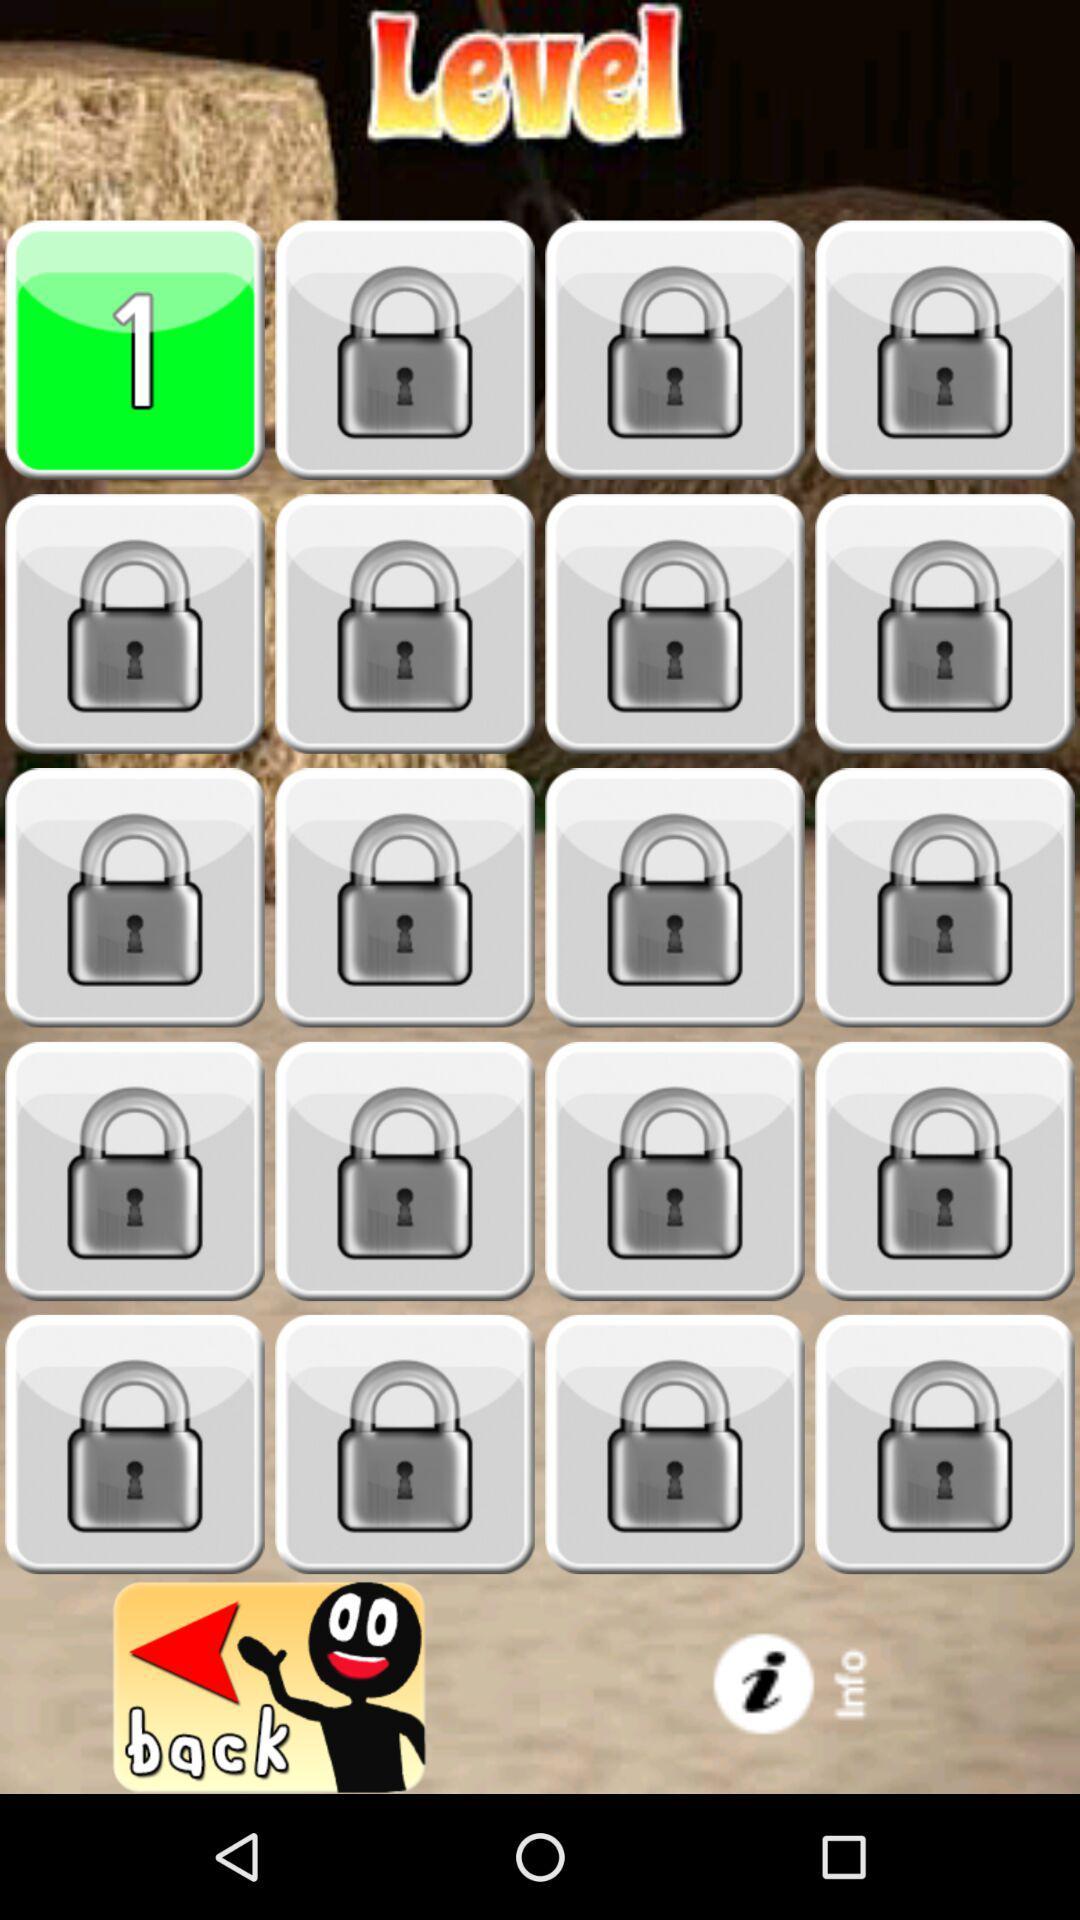  Describe the element at coordinates (135, 897) in the screenshot. I see `locked game level` at that location.